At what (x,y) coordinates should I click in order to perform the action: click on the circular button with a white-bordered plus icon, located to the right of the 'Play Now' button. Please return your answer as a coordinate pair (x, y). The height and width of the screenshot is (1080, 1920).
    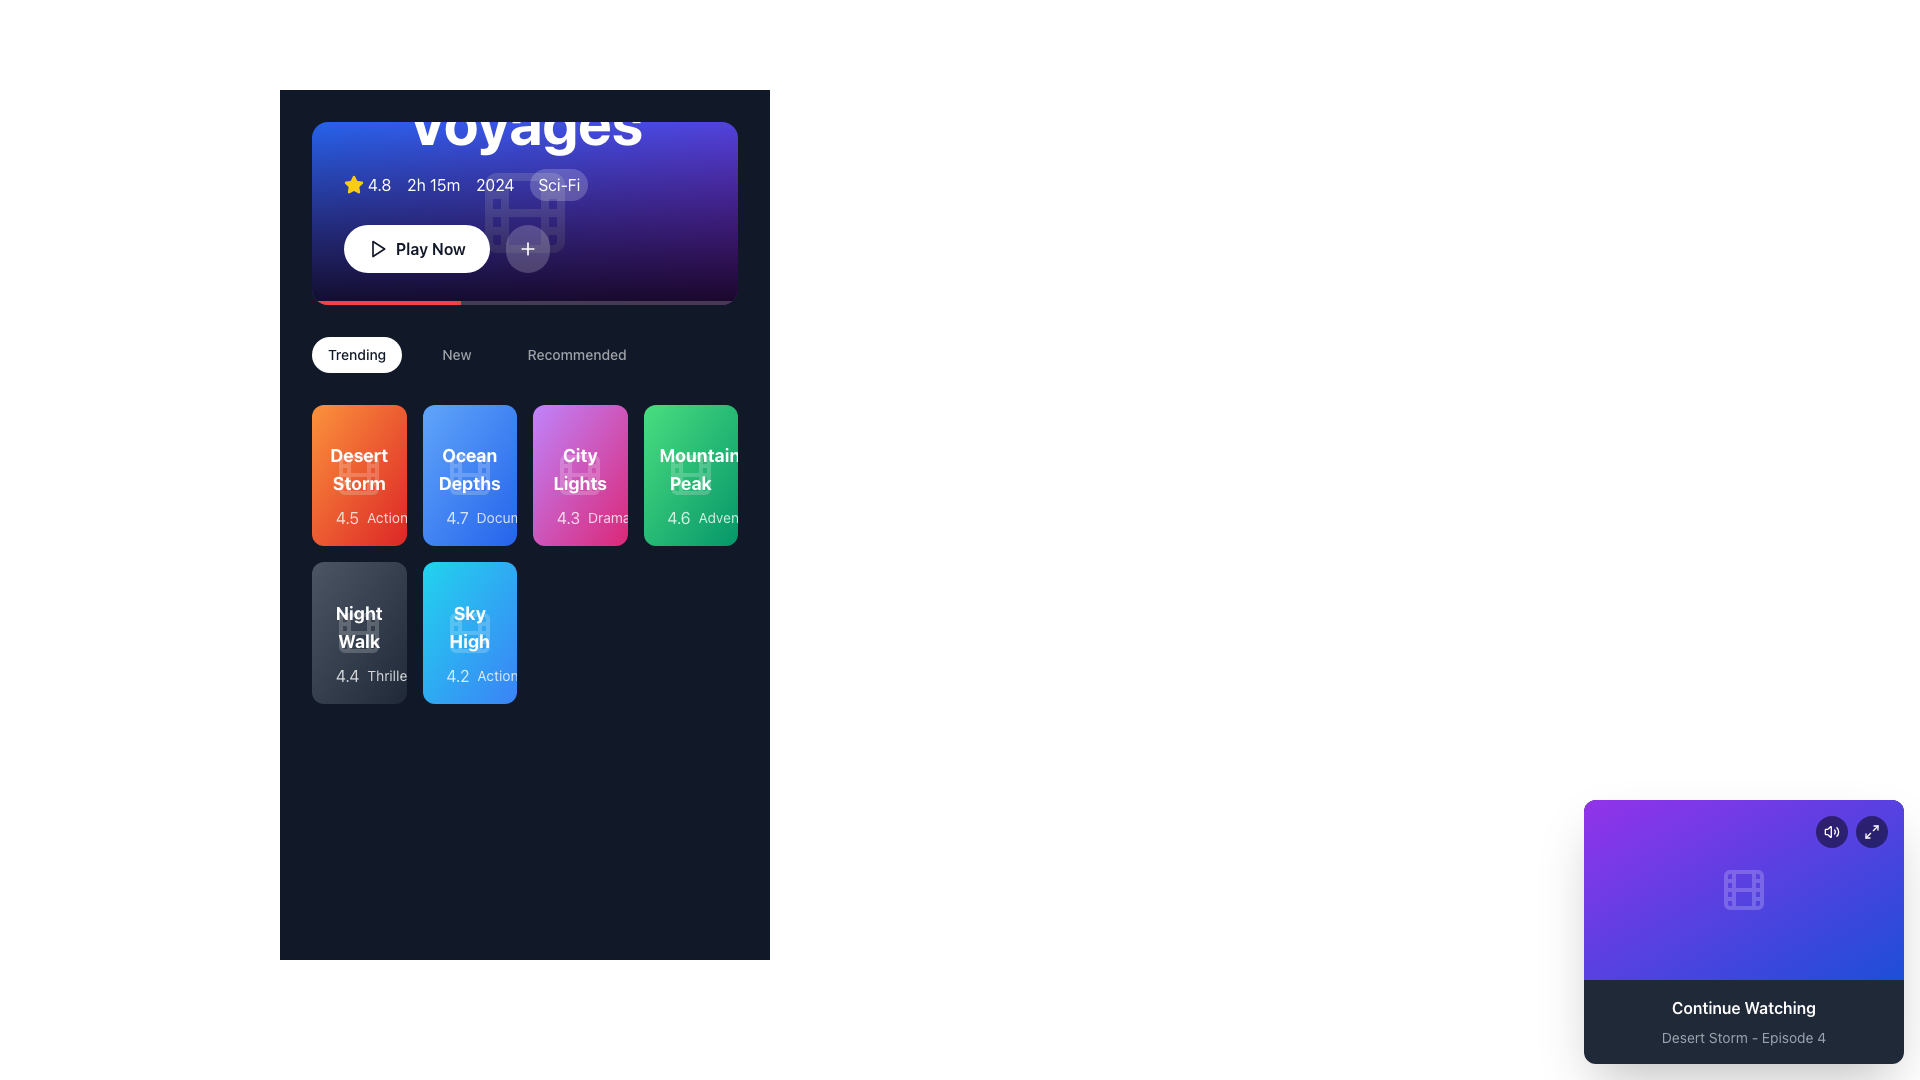
    Looking at the image, I should click on (527, 247).